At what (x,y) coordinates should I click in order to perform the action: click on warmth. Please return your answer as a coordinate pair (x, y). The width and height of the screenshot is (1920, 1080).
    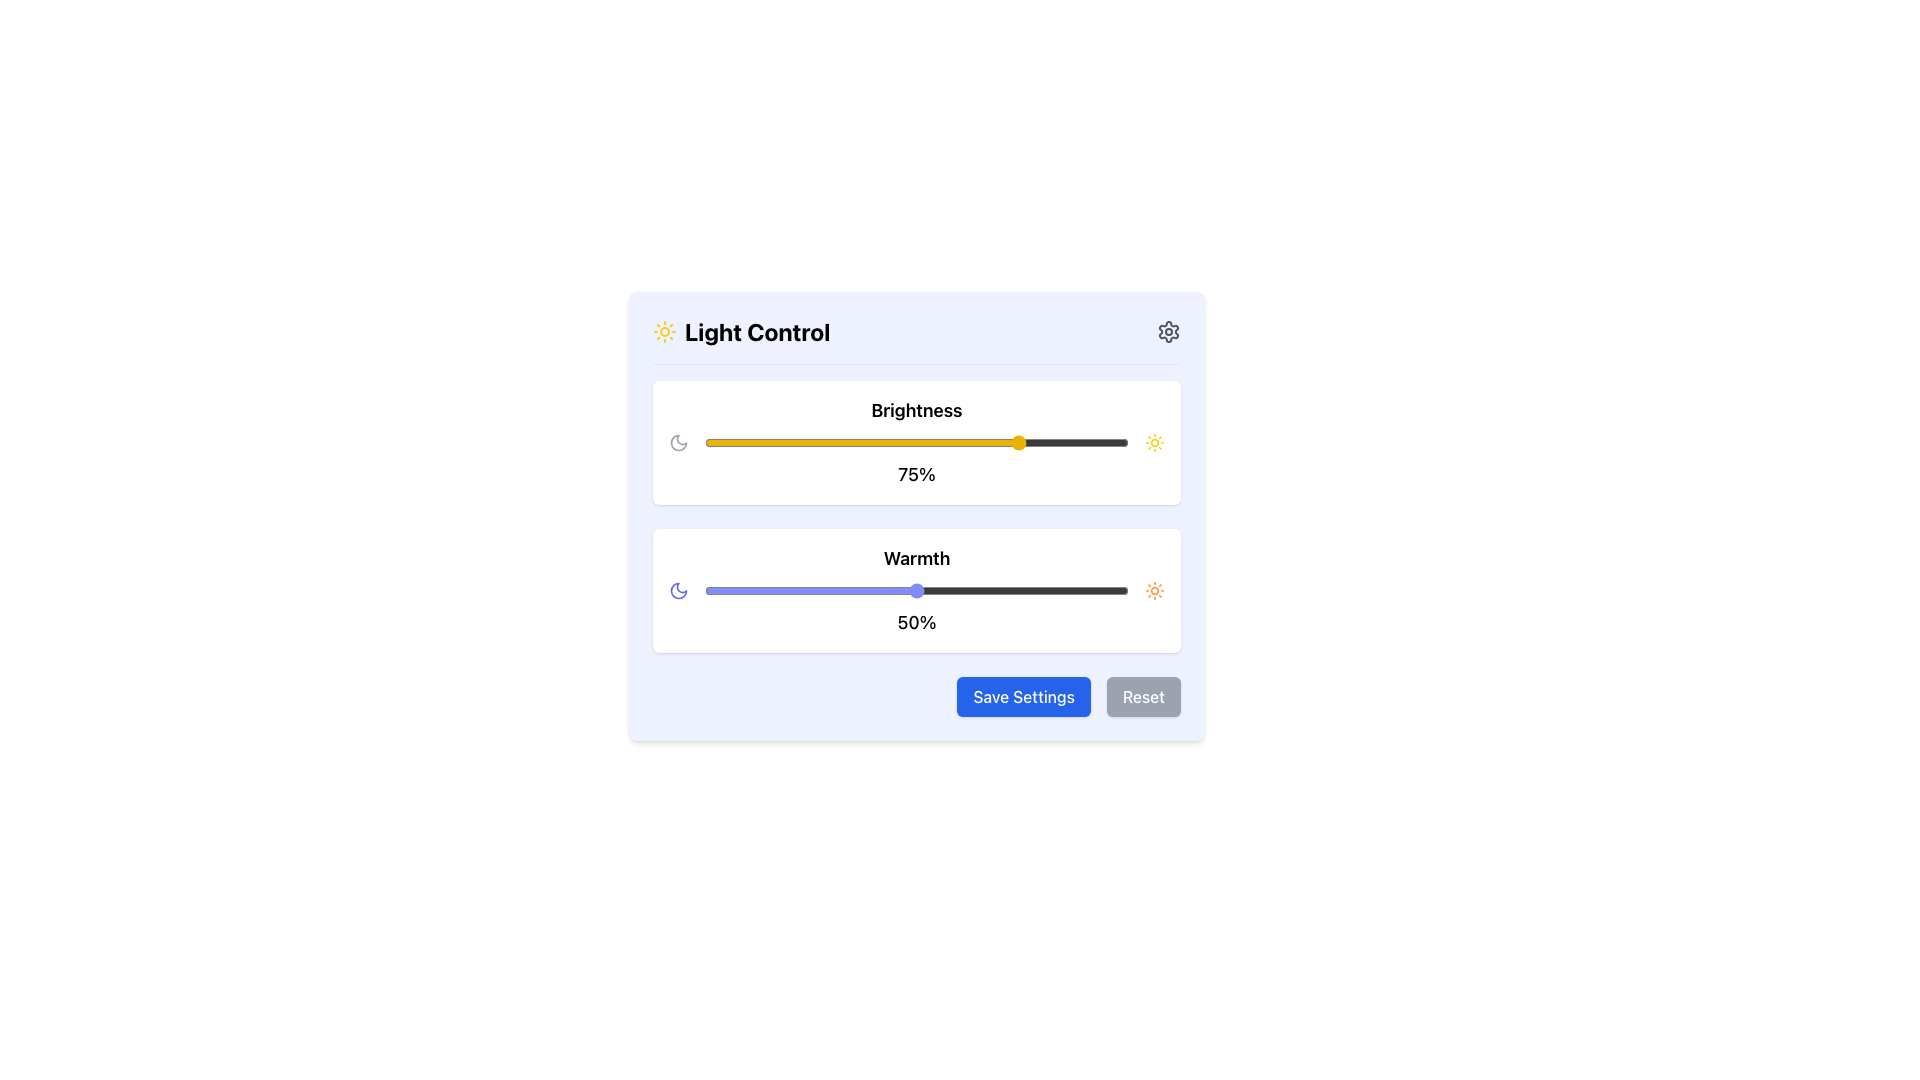
    Looking at the image, I should click on (733, 589).